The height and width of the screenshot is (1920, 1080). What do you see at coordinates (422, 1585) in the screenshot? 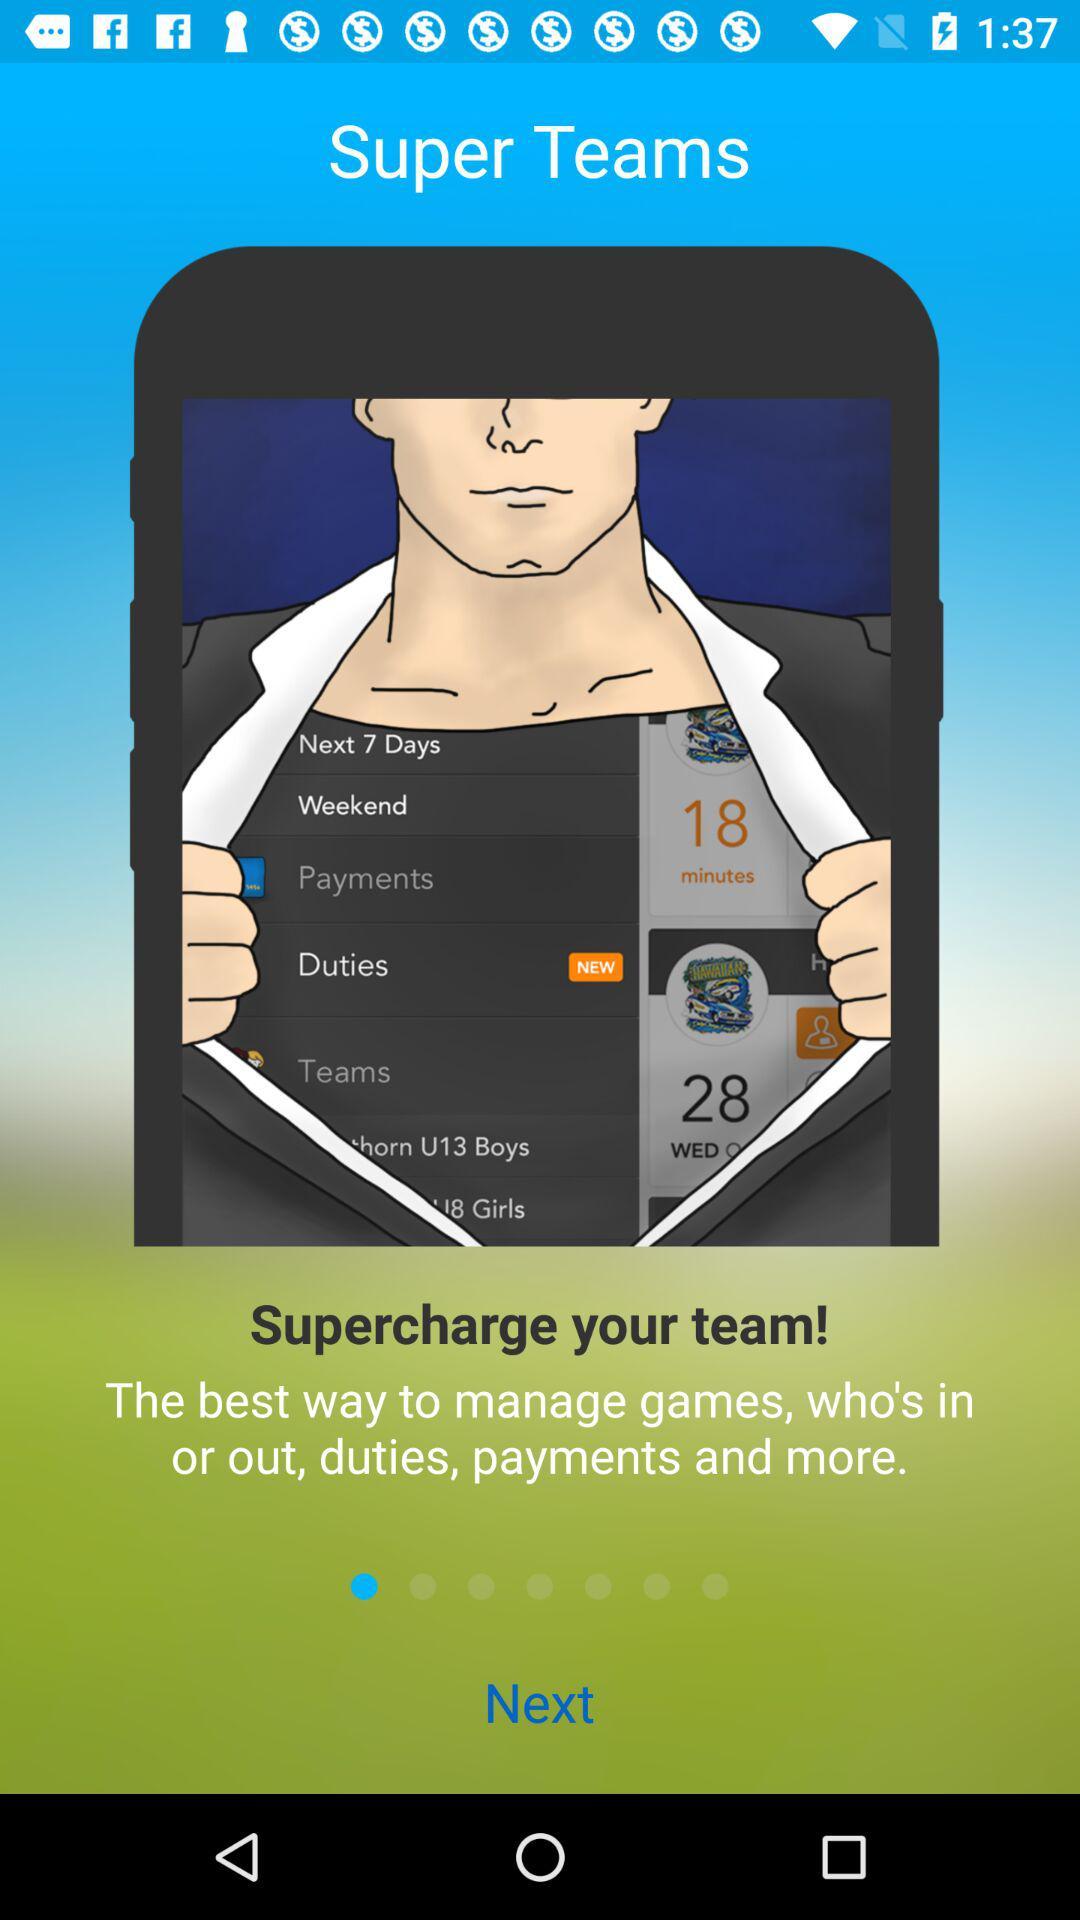
I see `the item below the best way item` at bounding box center [422, 1585].